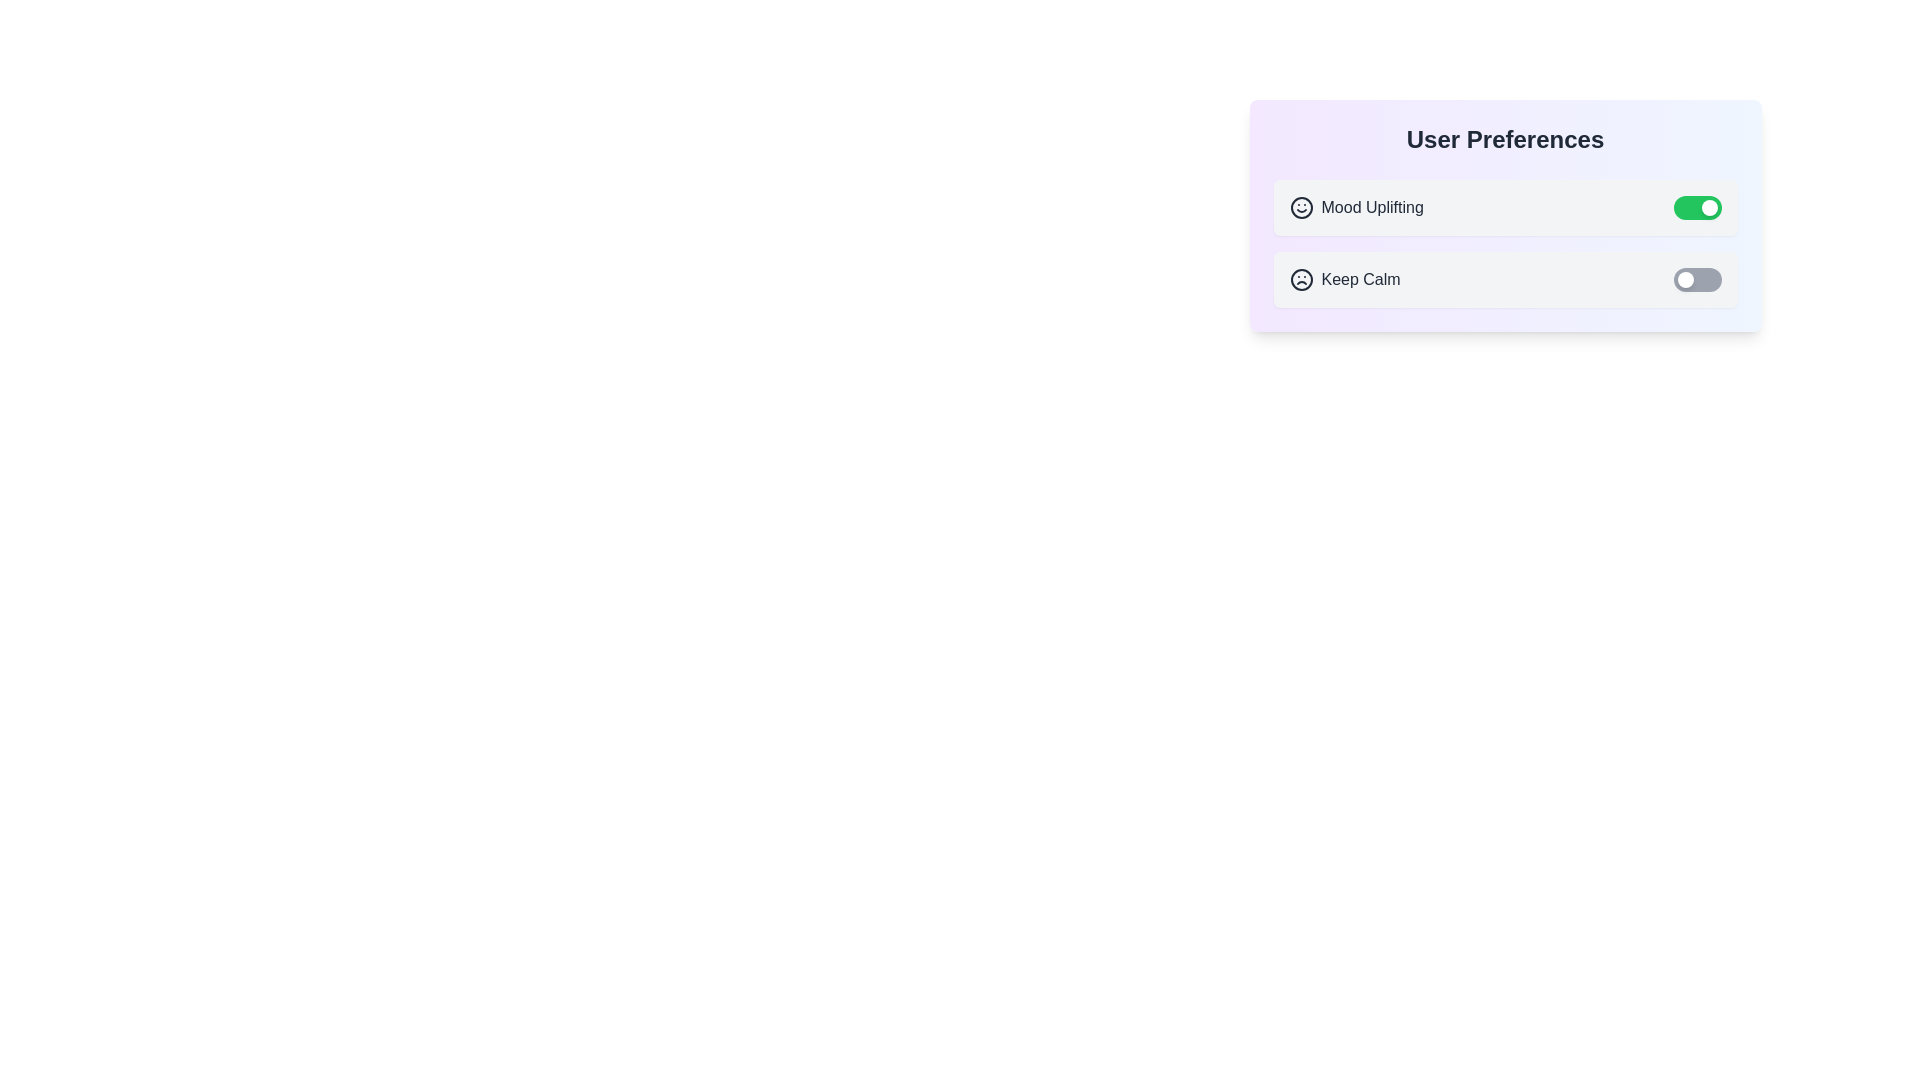 The height and width of the screenshot is (1080, 1920). What do you see at coordinates (1505, 138) in the screenshot?
I see `the 'User Preferences' text label, which is a prominent header in bold, large font at the top of a panel with a gradient background` at bounding box center [1505, 138].